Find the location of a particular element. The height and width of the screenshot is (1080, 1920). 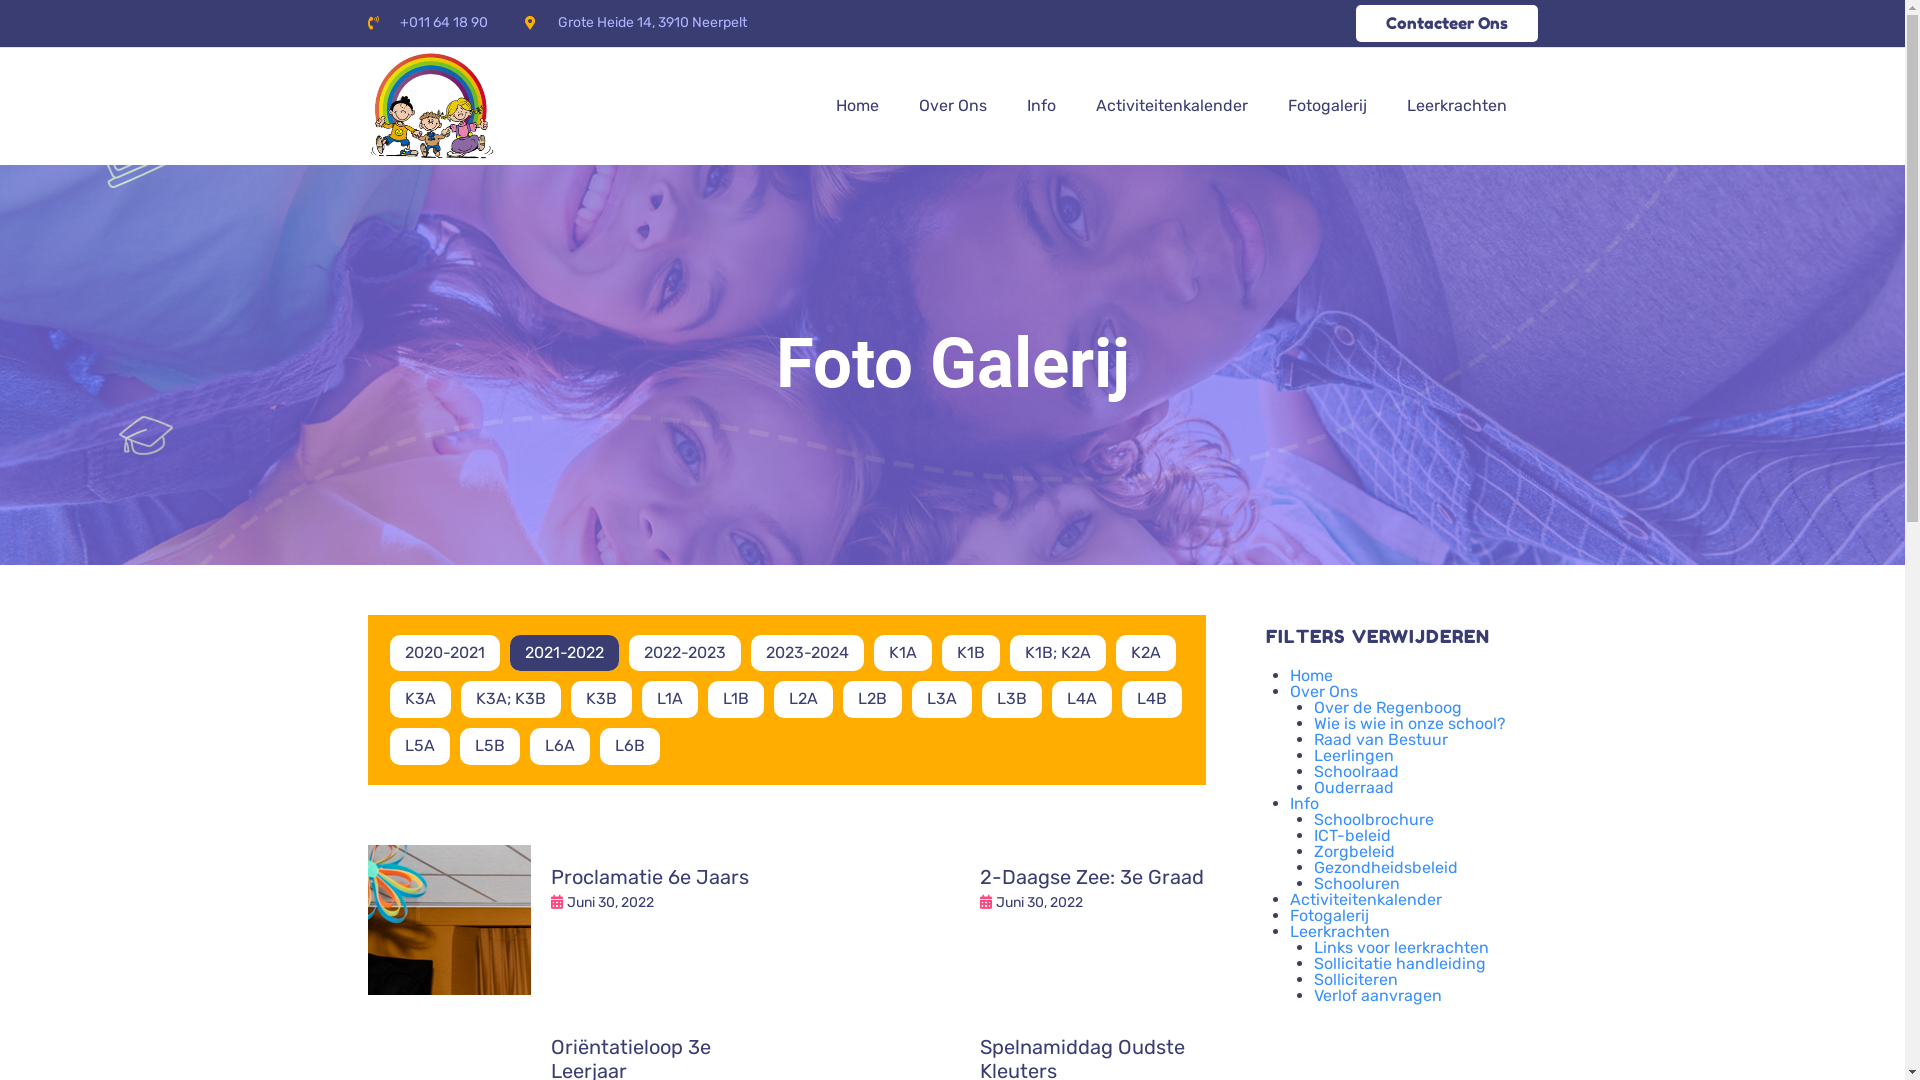

'Info' is located at coordinates (1290, 802).